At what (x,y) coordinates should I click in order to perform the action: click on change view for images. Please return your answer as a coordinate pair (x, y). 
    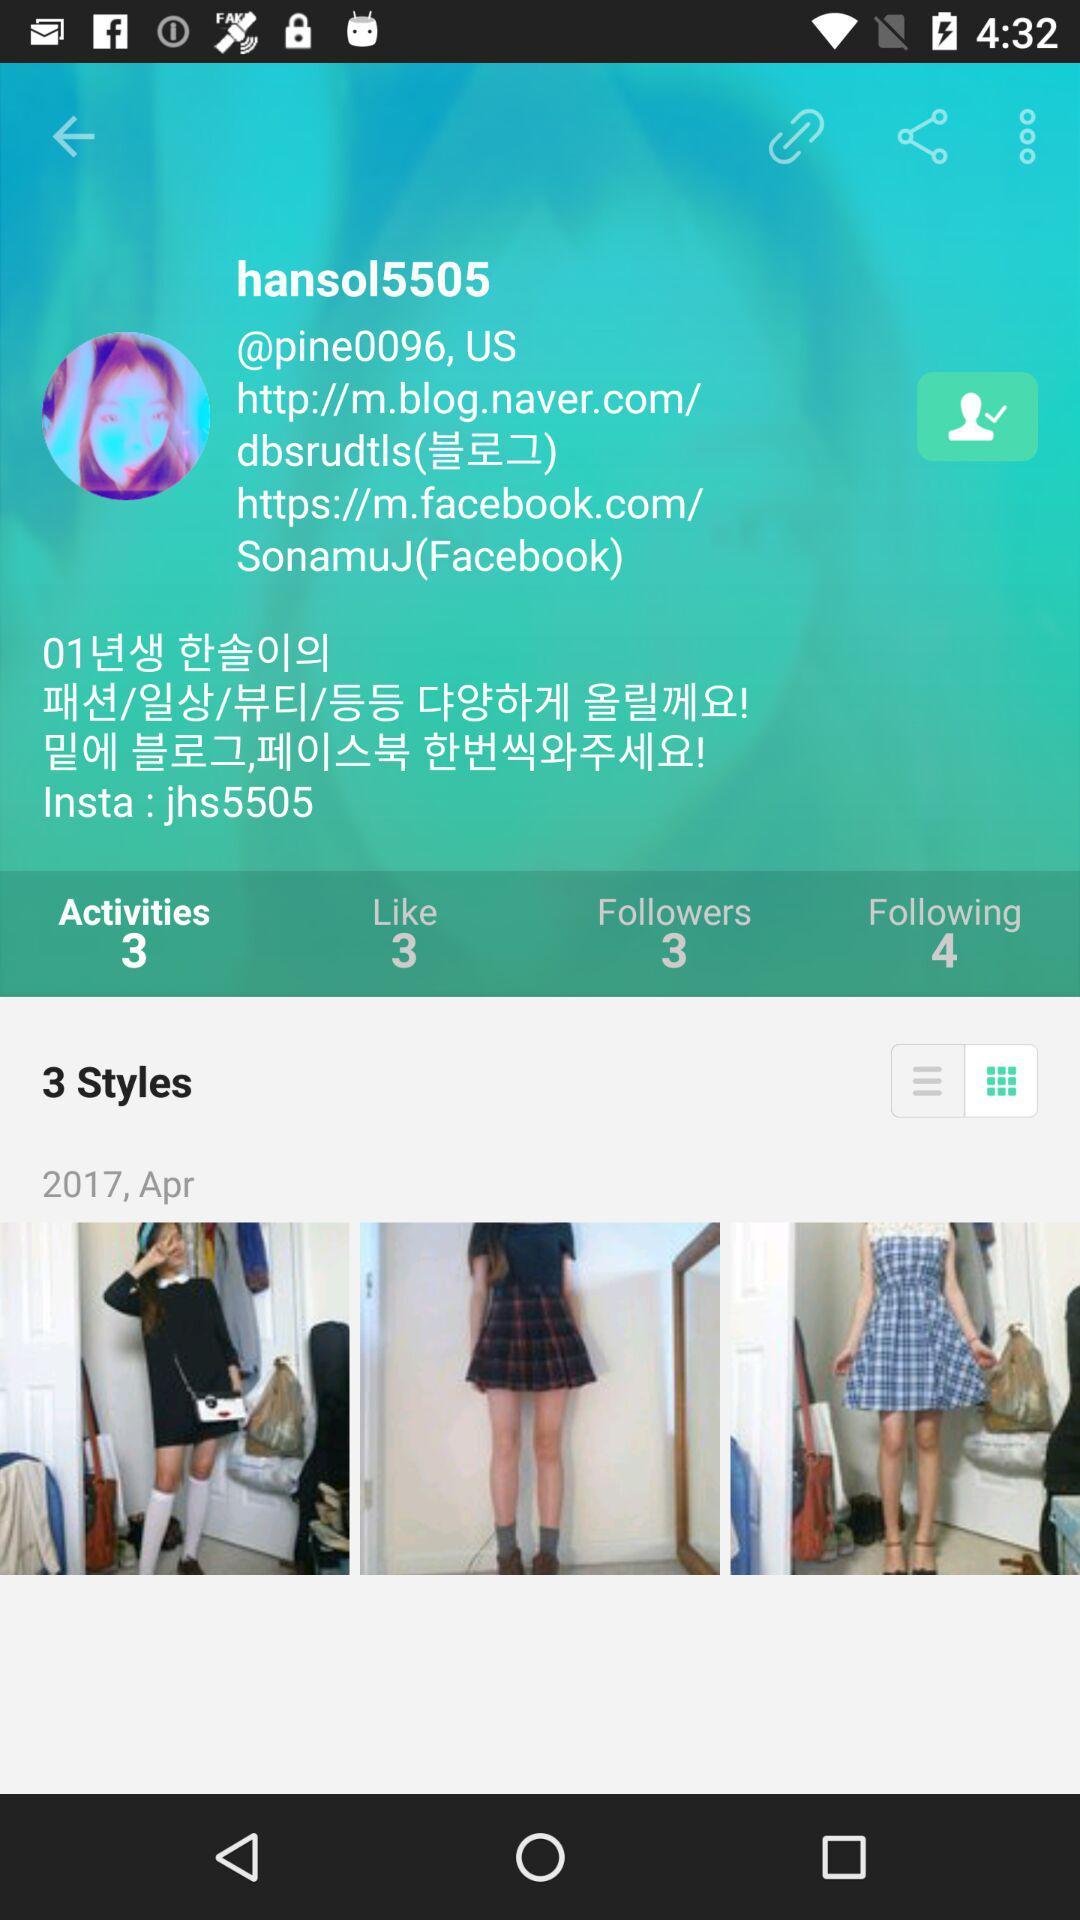
    Looking at the image, I should click on (927, 1079).